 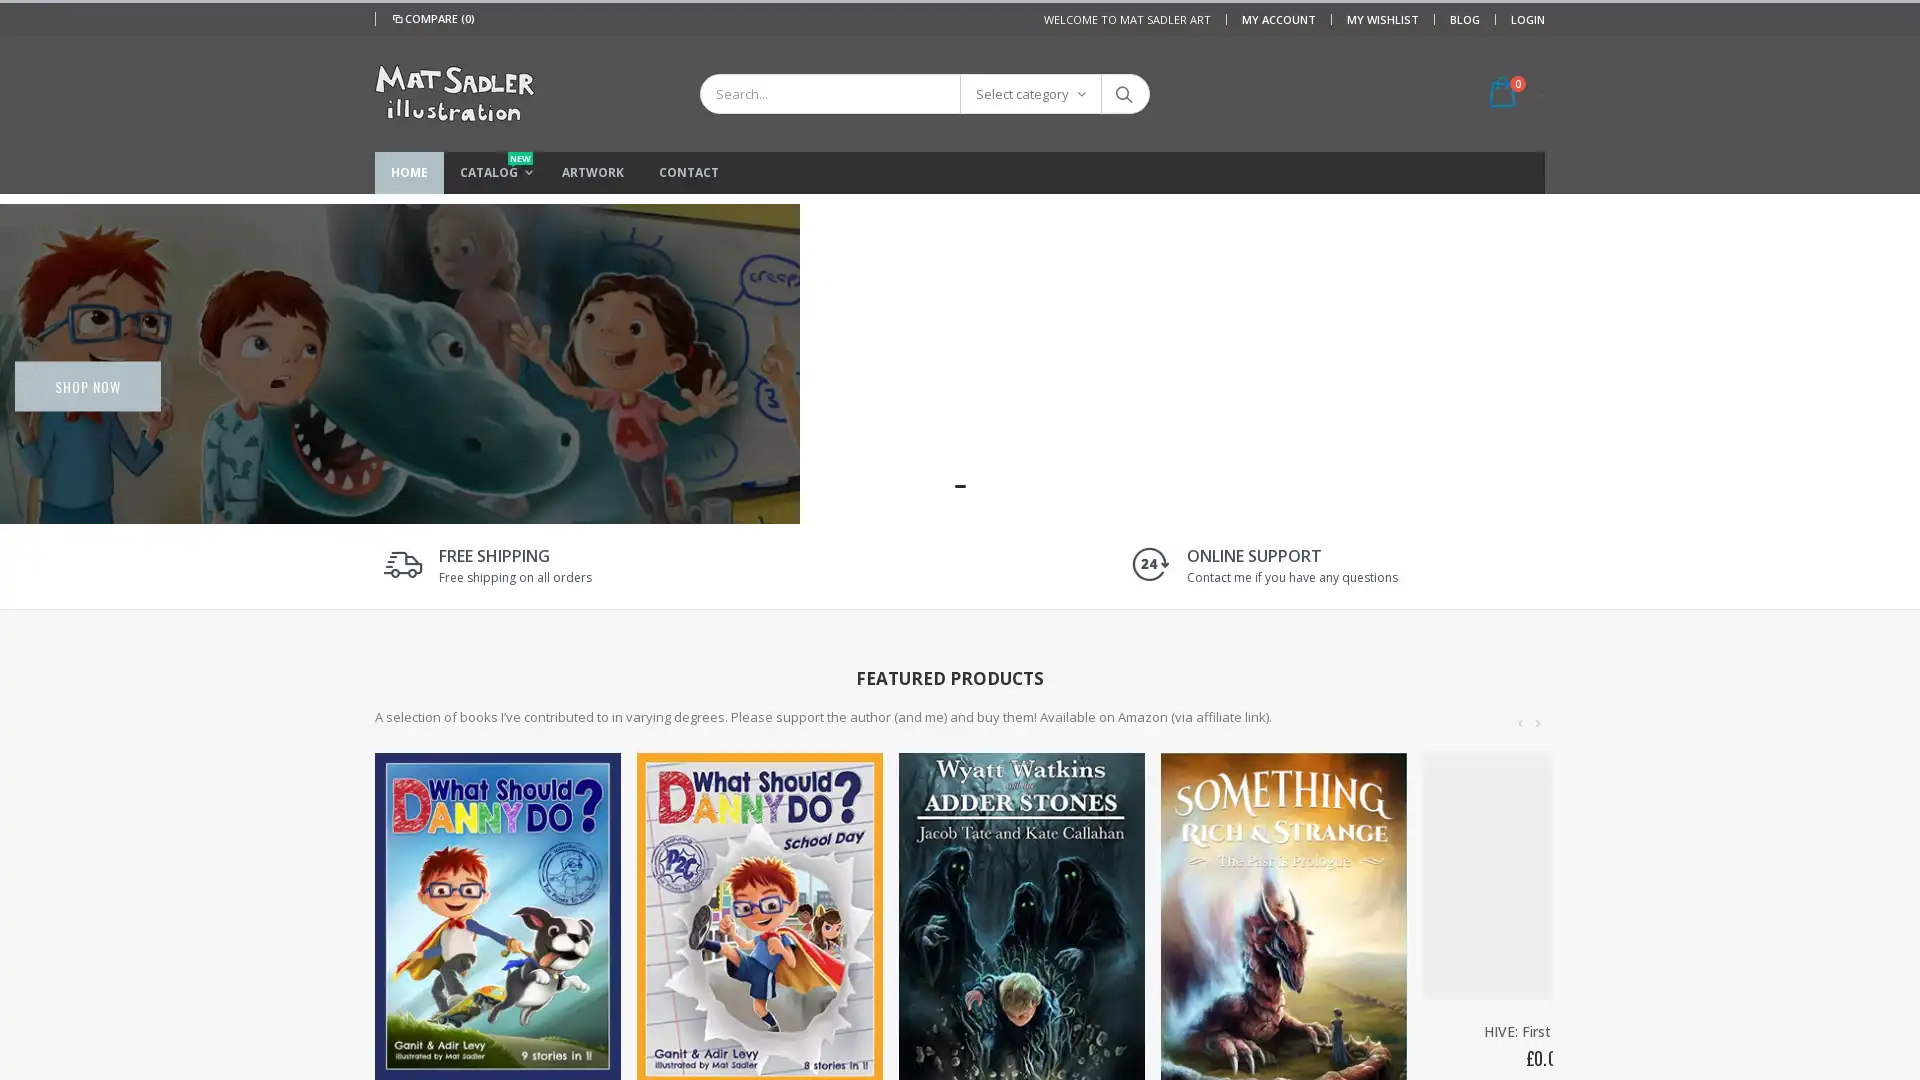 I want to click on Search, so click(x=1123, y=92).